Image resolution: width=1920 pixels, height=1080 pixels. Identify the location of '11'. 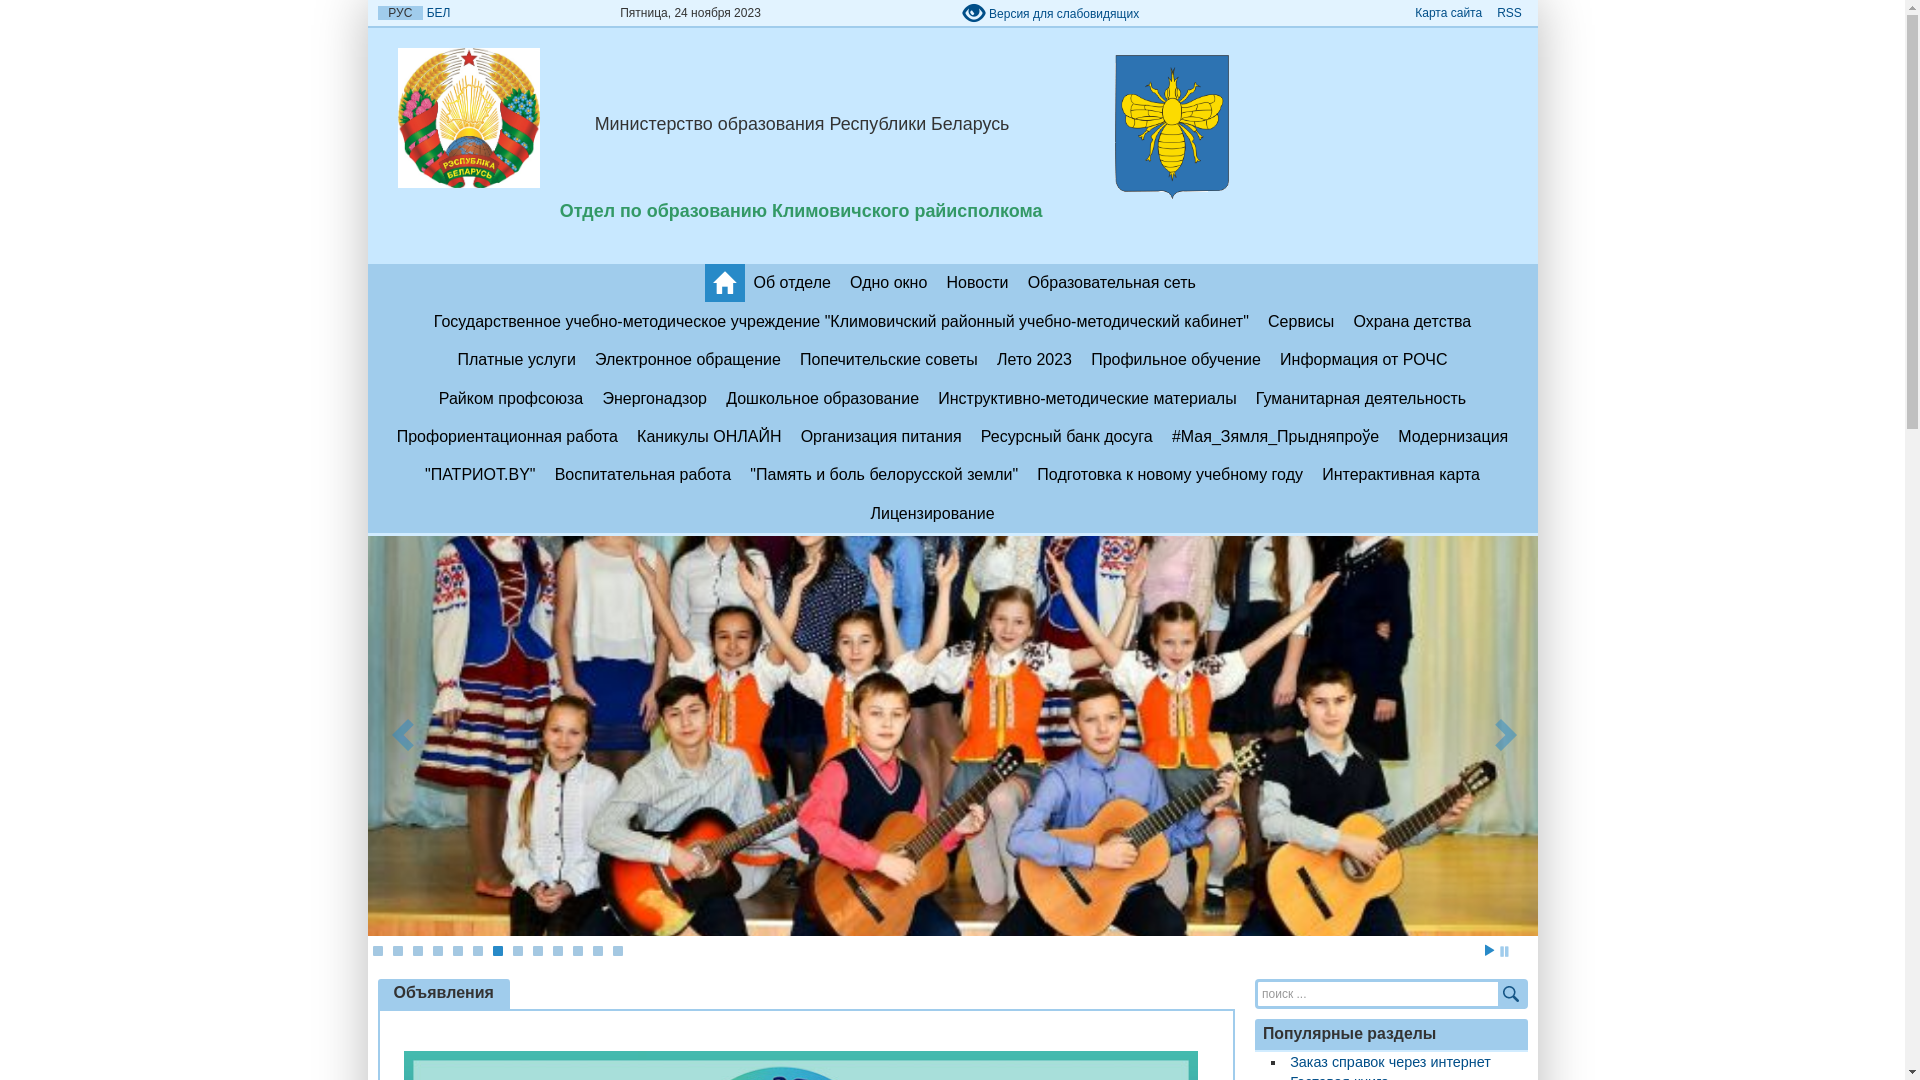
(575, 950).